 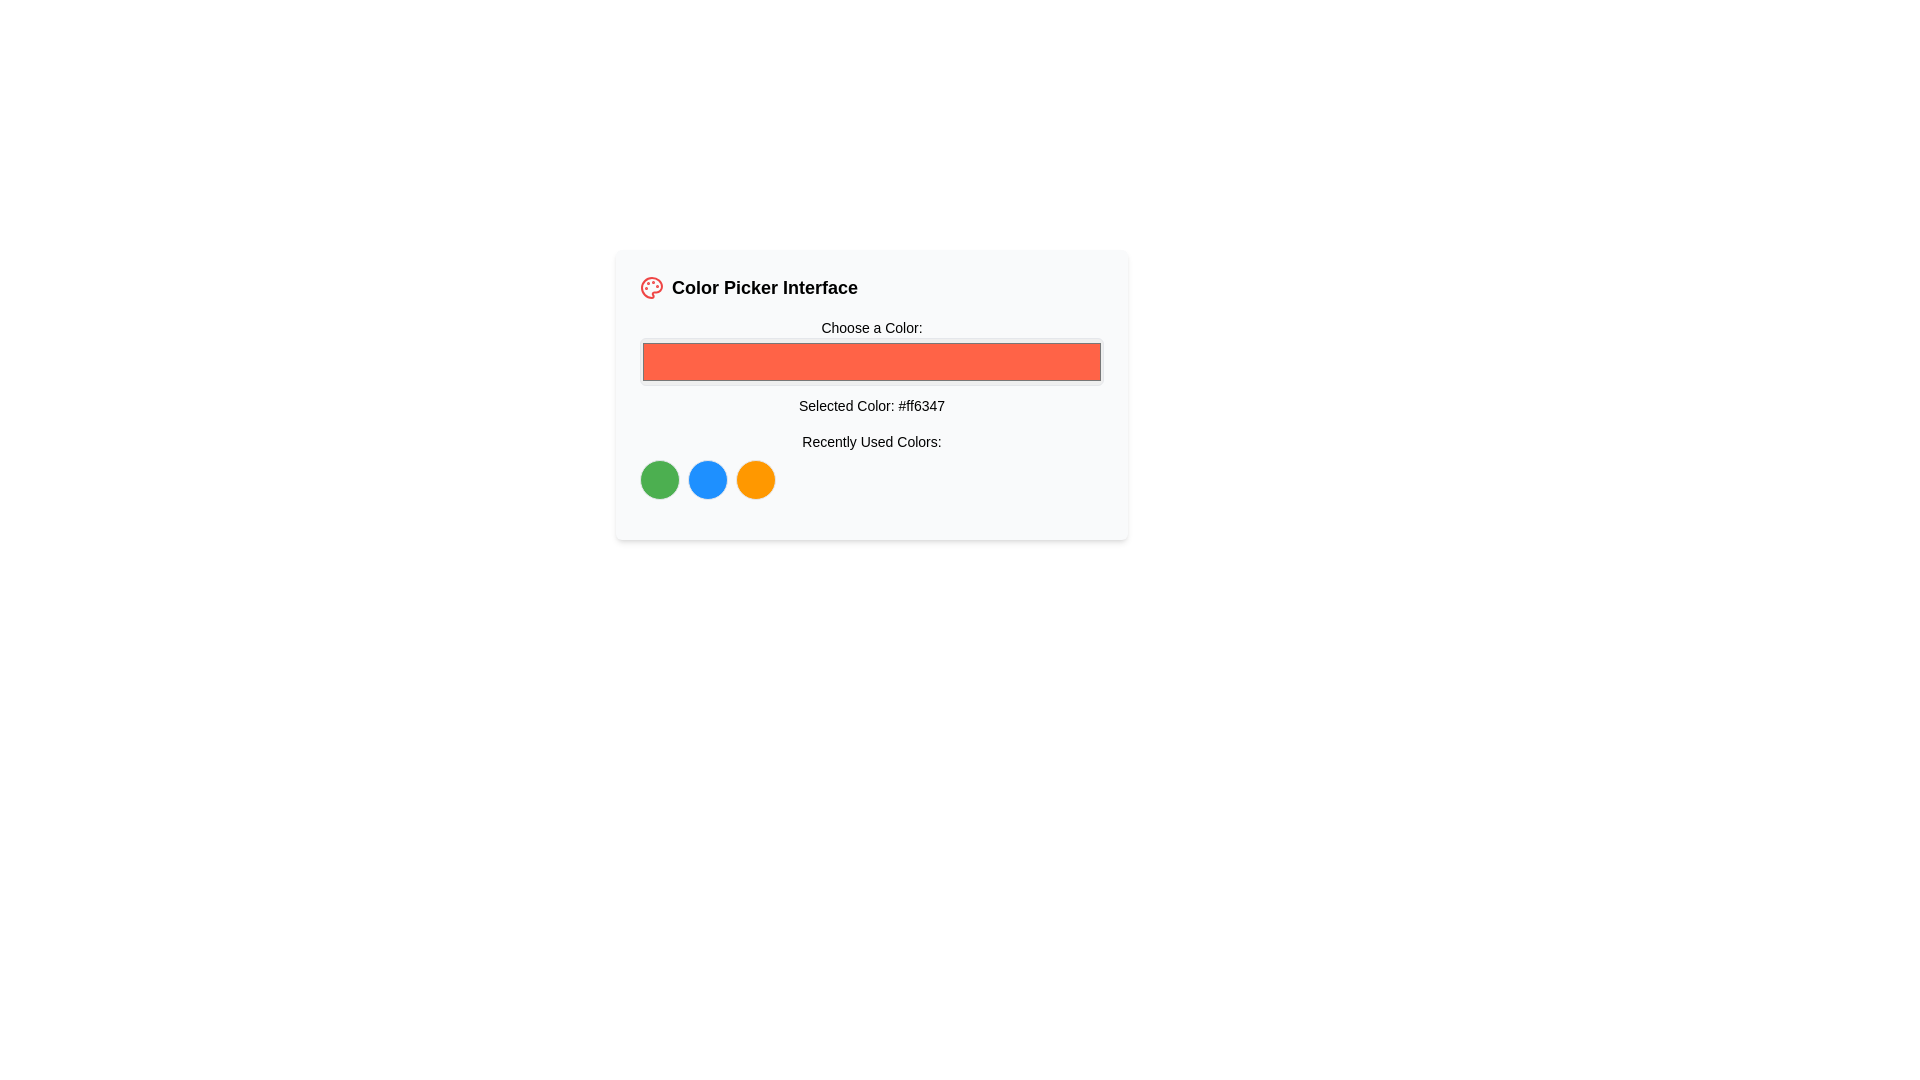 I want to click on the vibrant orange circular button, the rightmost element in the row of three, so click(x=754, y=479).